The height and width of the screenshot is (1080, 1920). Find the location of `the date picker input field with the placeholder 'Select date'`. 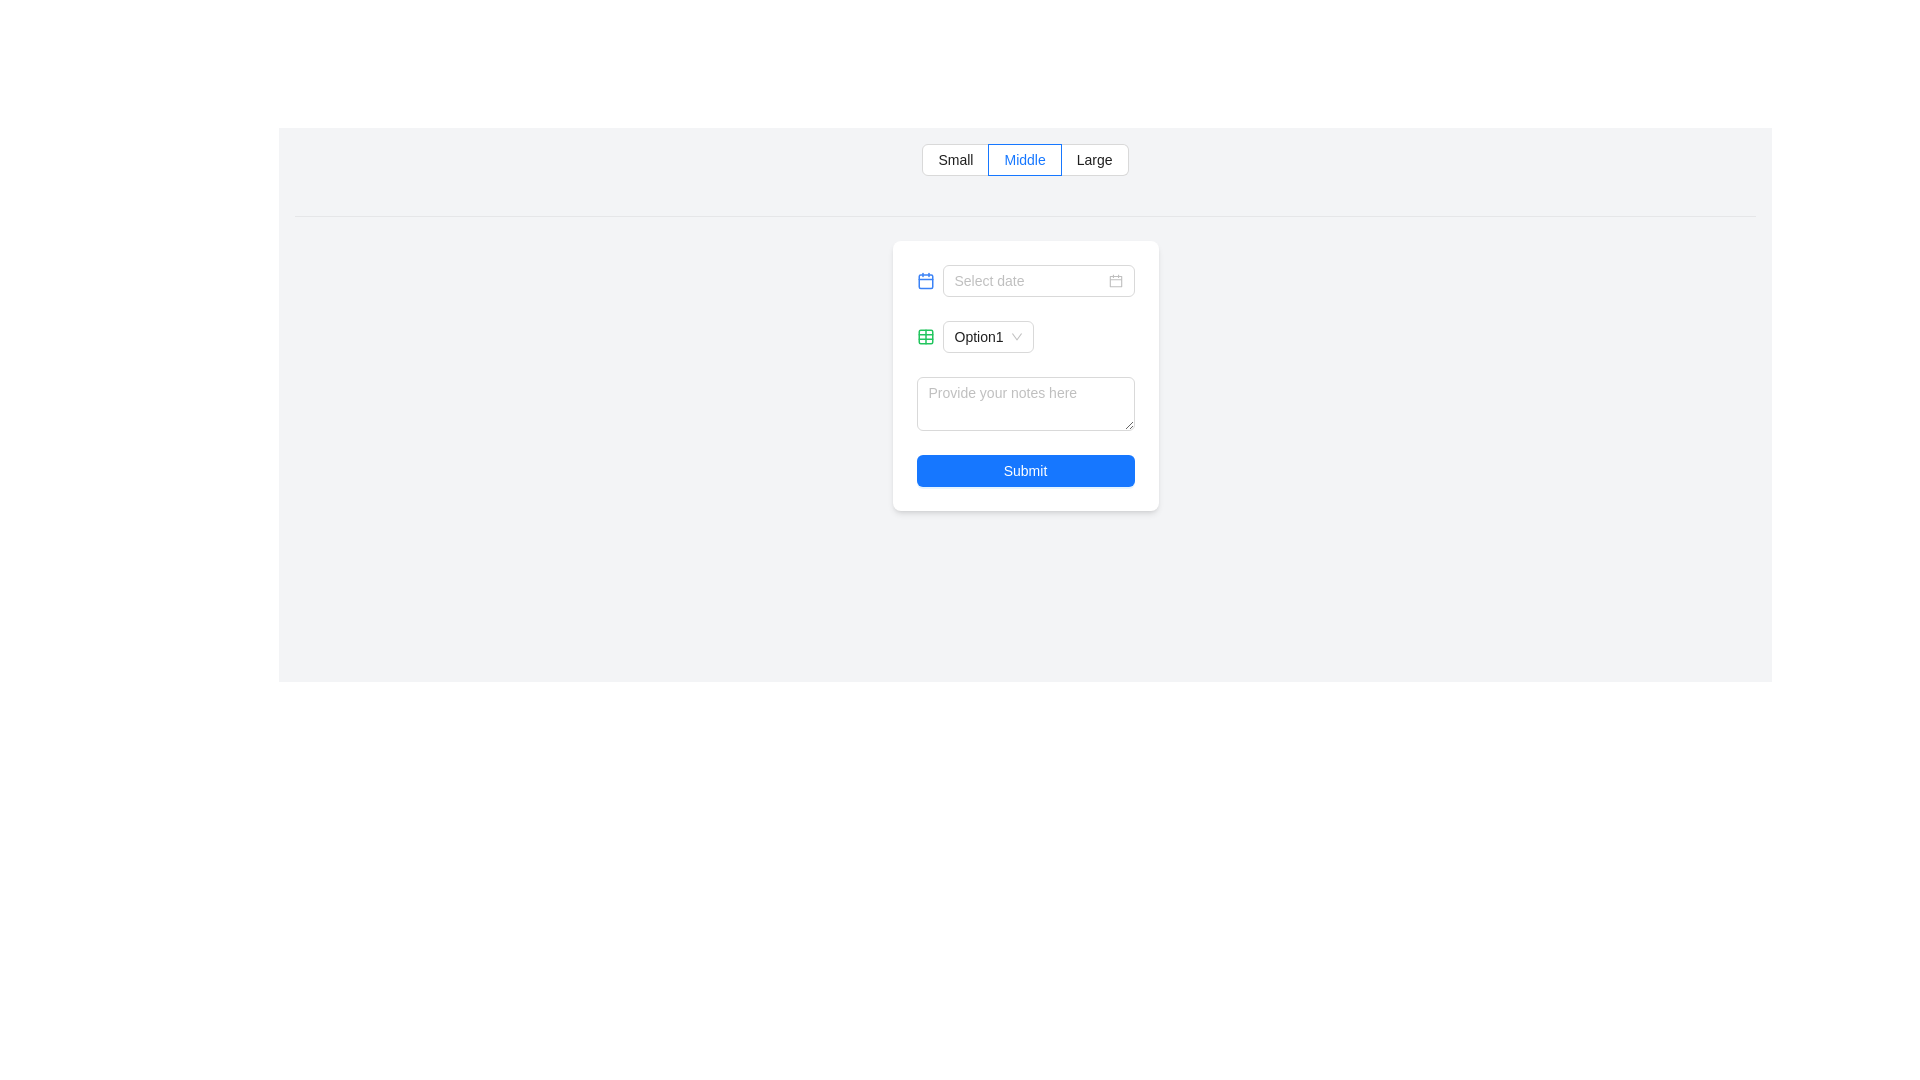

the date picker input field with the placeholder 'Select date' is located at coordinates (1038, 281).